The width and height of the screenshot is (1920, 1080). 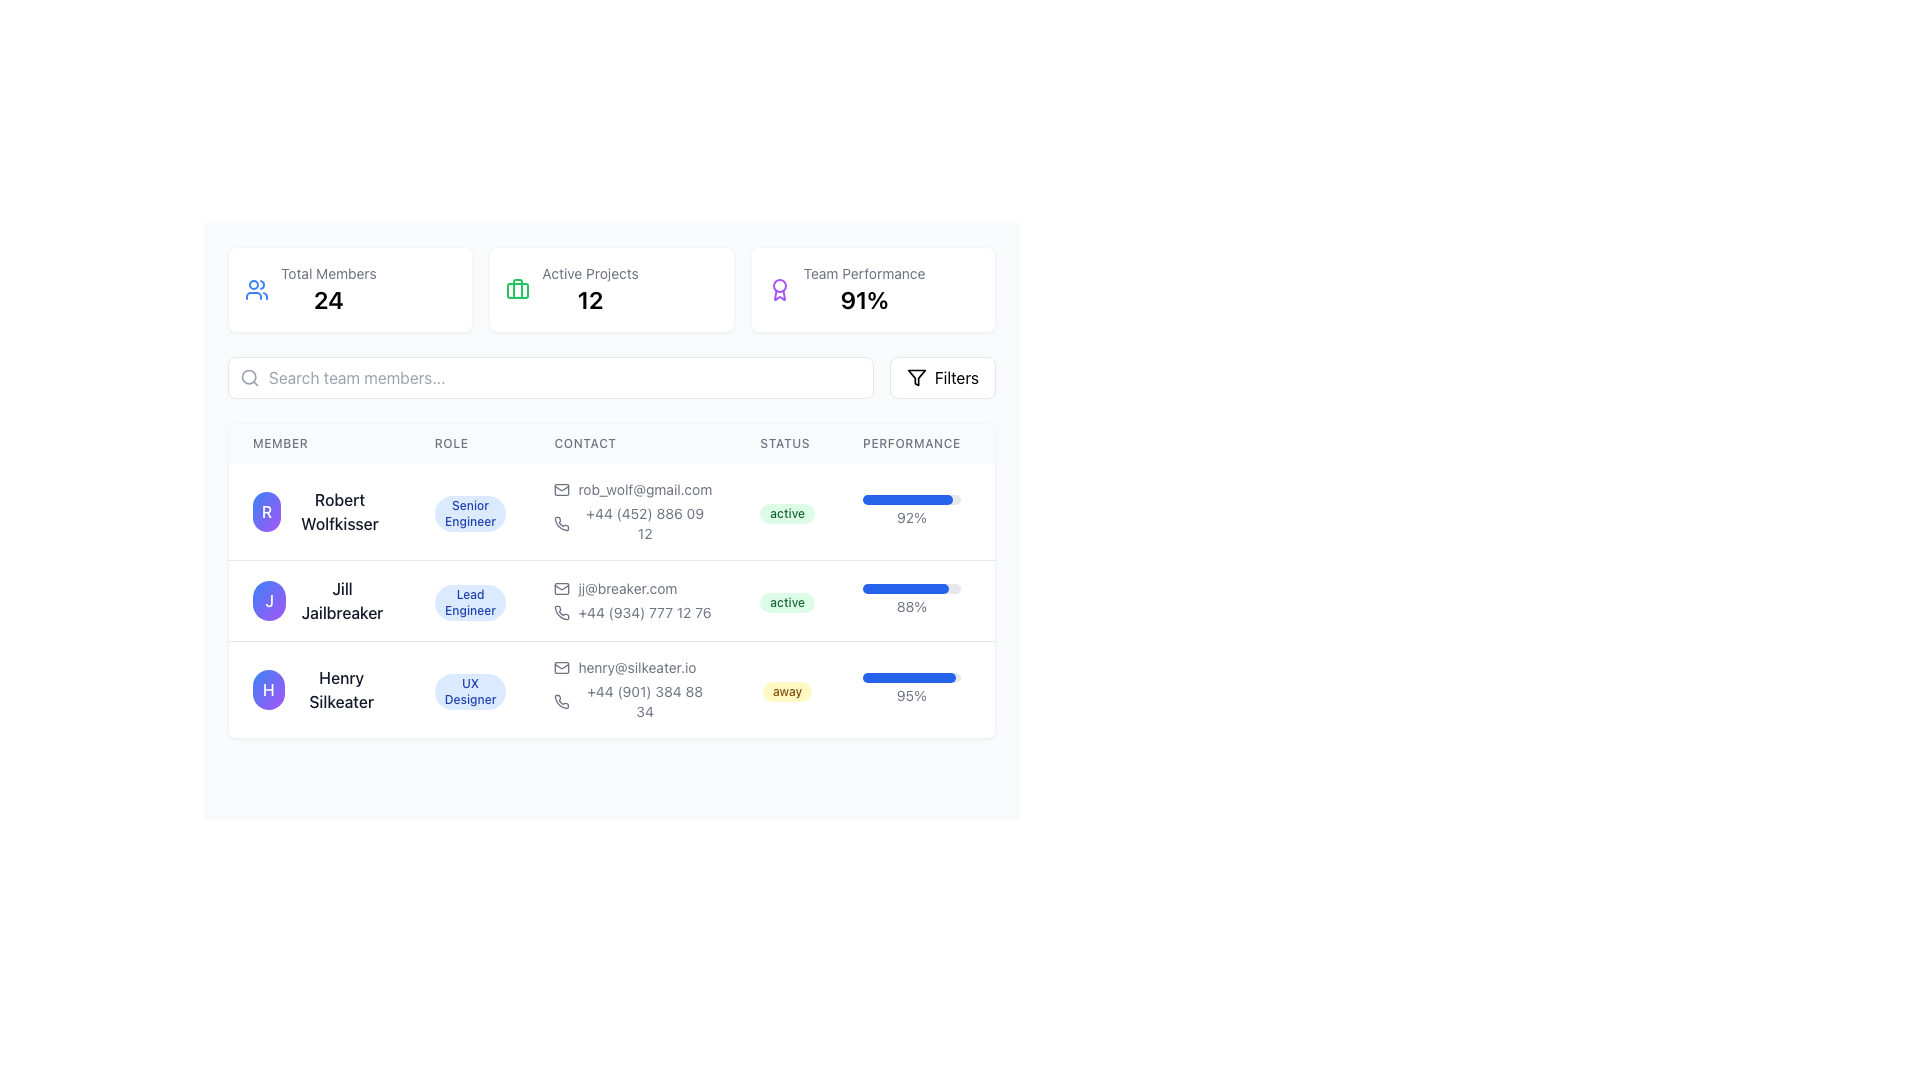 I want to click on the label displaying the name 'Henry Silkeater' in bold typography, which is located in the third row of the member list, directly beneath 'Jill Jailbreaker', so click(x=318, y=688).